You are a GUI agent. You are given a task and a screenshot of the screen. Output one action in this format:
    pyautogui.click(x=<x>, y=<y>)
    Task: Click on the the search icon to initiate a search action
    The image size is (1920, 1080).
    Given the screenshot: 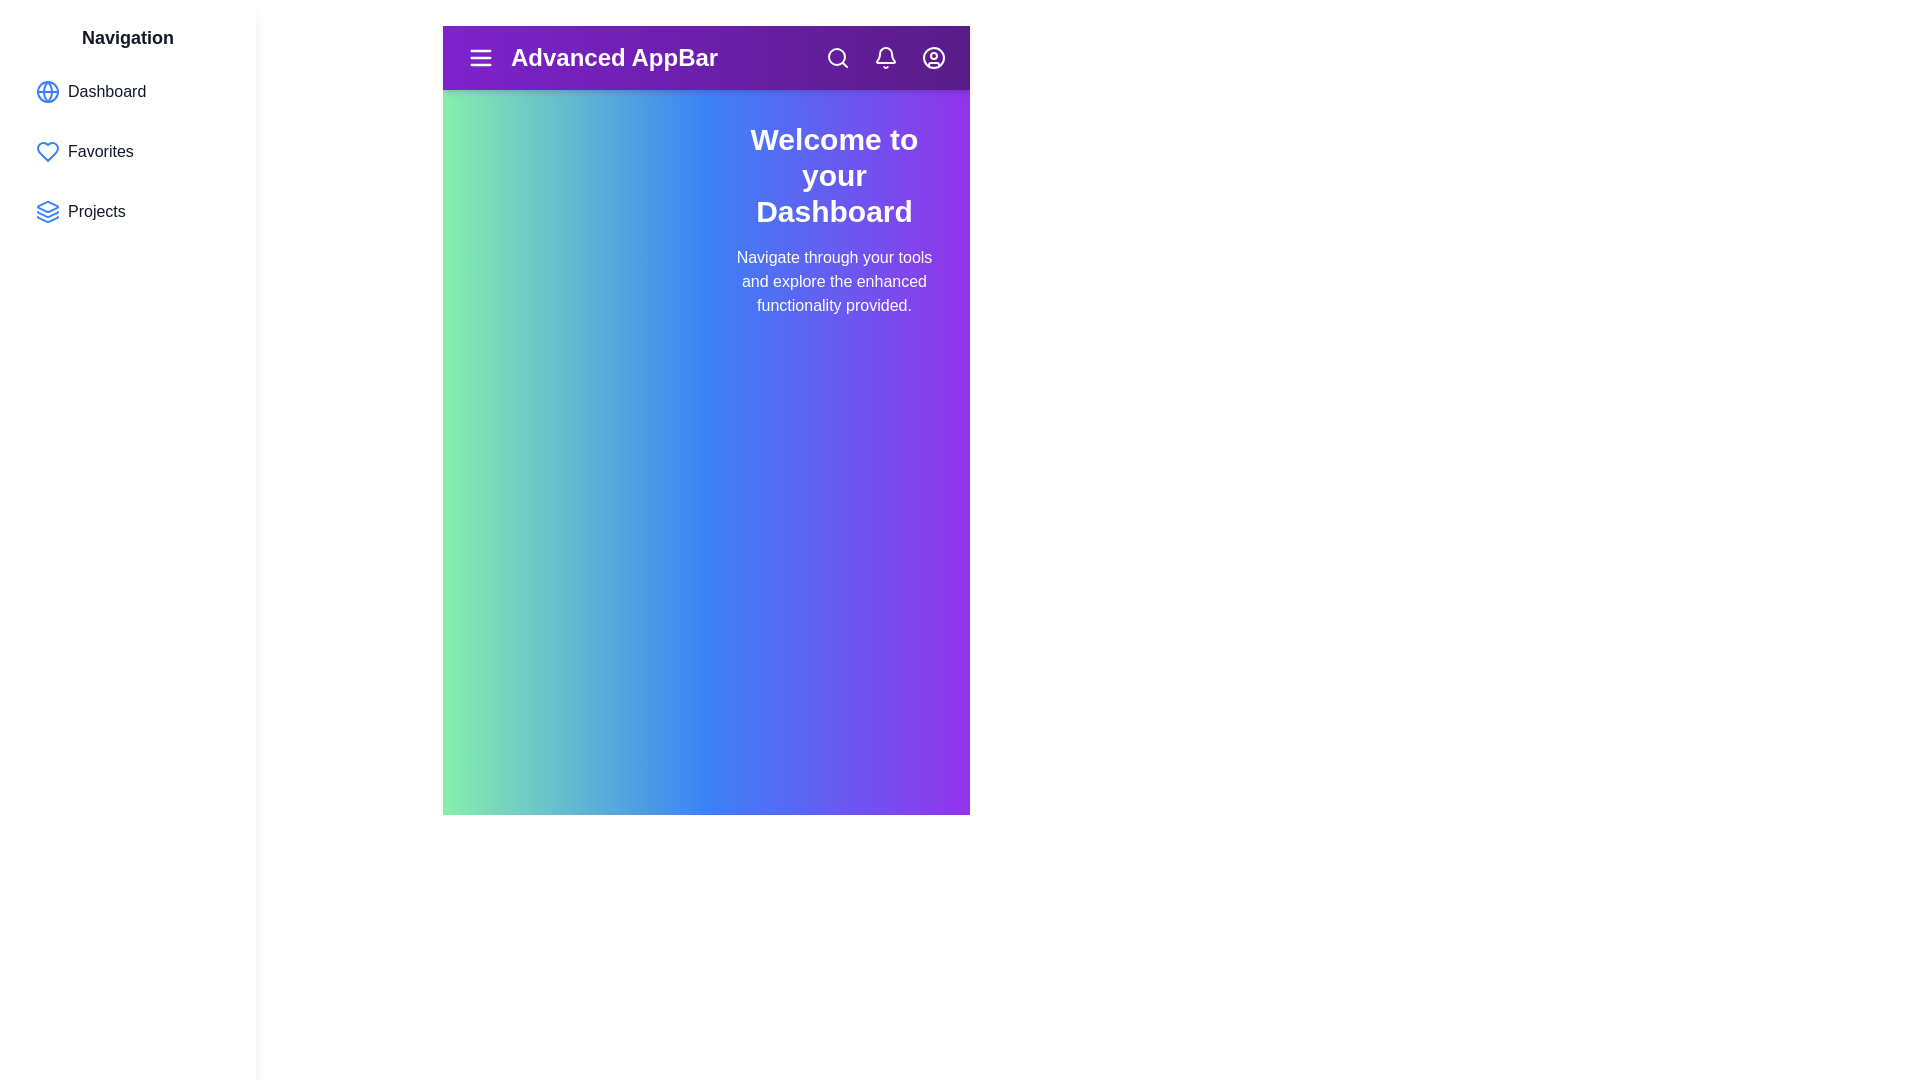 What is the action you would take?
    pyautogui.click(x=838, y=56)
    